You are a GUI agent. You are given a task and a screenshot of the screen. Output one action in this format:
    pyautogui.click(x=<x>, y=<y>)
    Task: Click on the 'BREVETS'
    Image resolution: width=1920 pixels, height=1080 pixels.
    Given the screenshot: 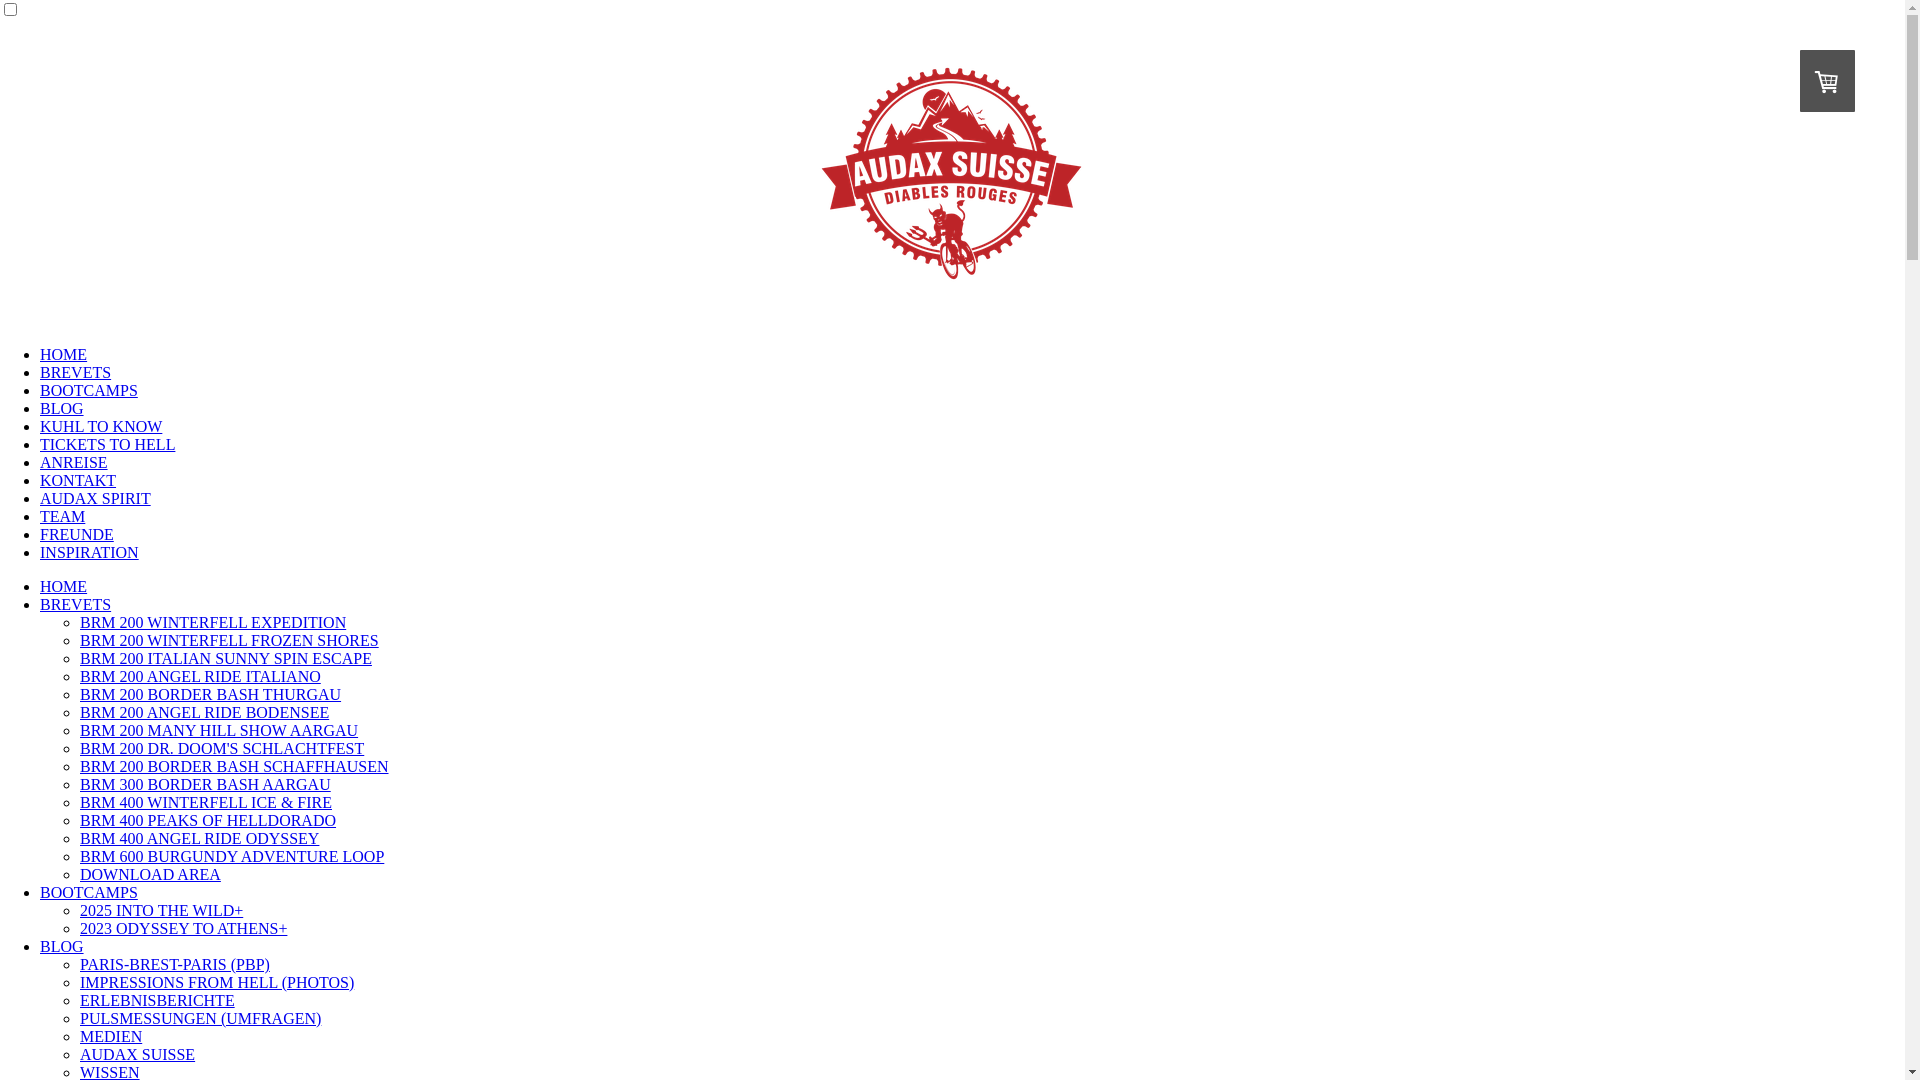 What is the action you would take?
    pyautogui.click(x=75, y=372)
    